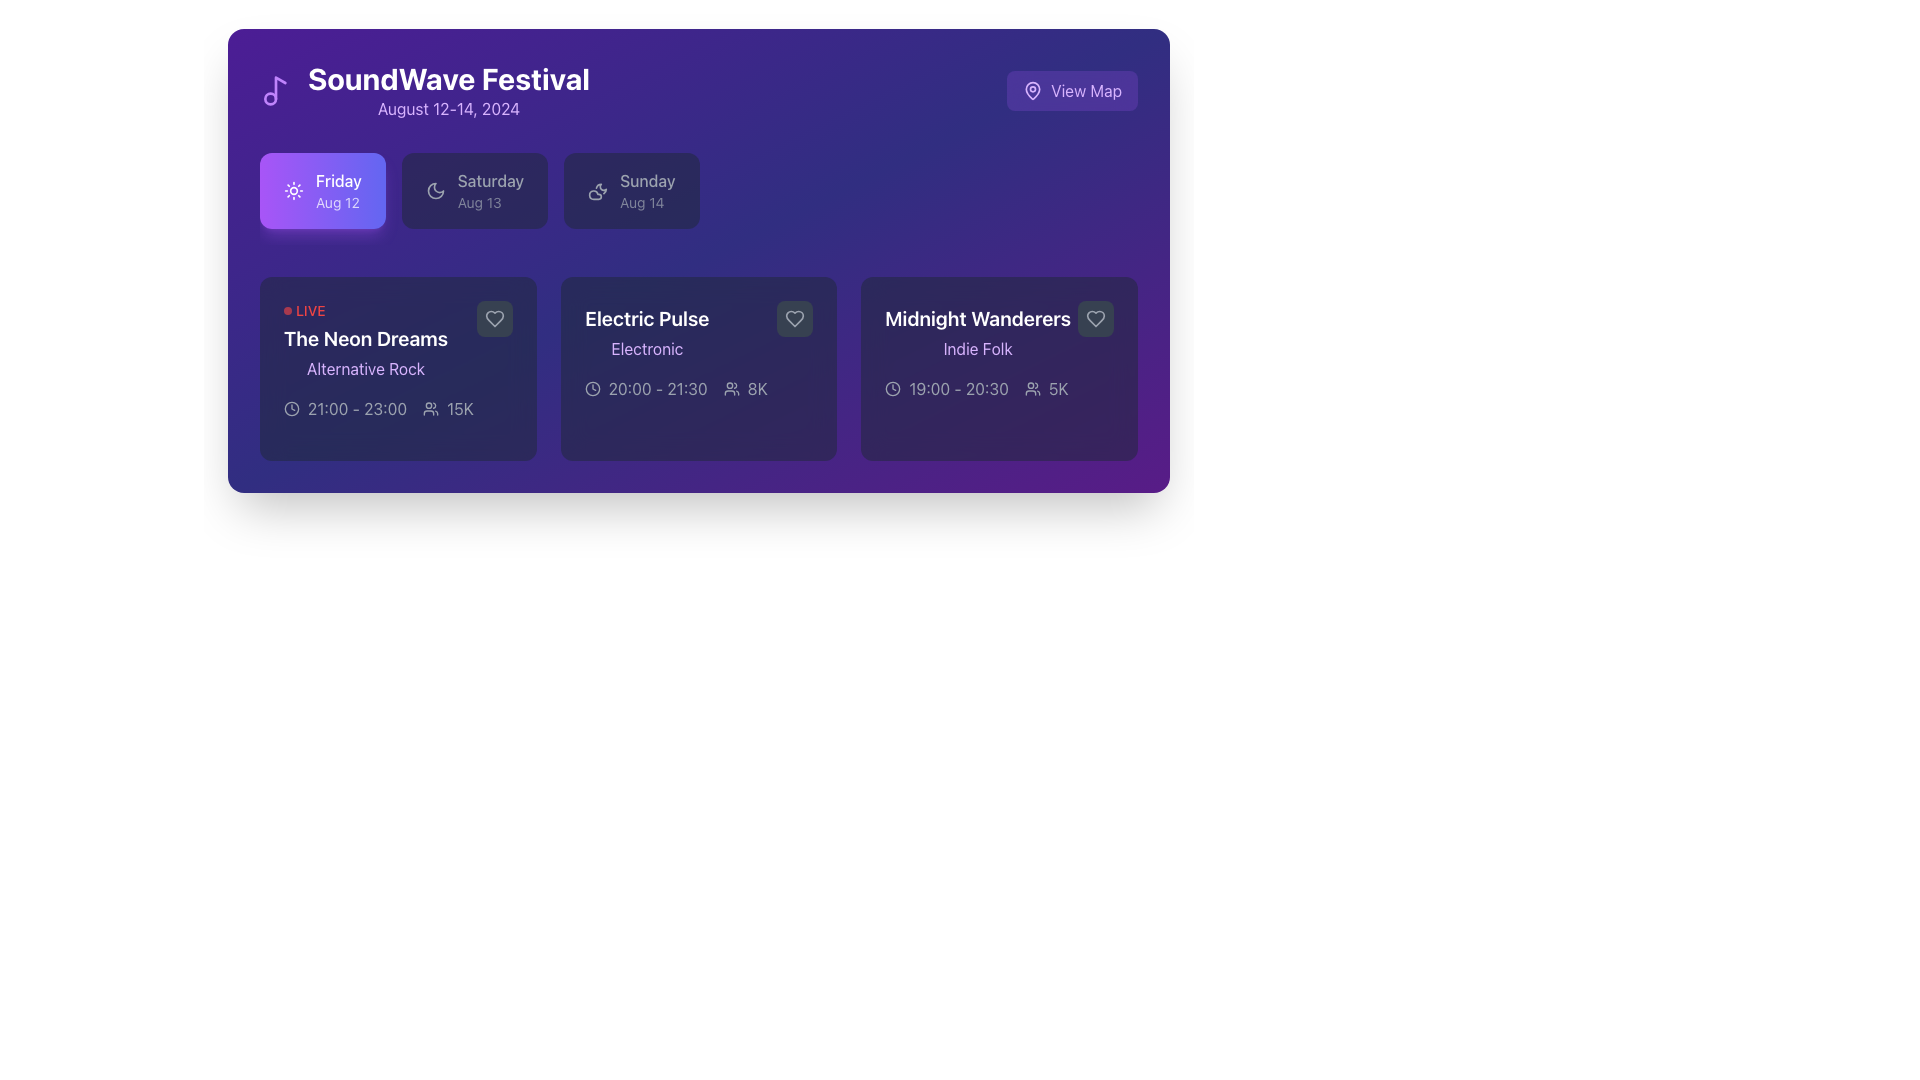 Image resolution: width=1920 pixels, height=1080 pixels. What do you see at coordinates (597, 191) in the screenshot?
I see `the cloud and crescent moon icon located to the left of the 'Sunday' text within the card section labeled 'Sunday Aug 14'` at bounding box center [597, 191].